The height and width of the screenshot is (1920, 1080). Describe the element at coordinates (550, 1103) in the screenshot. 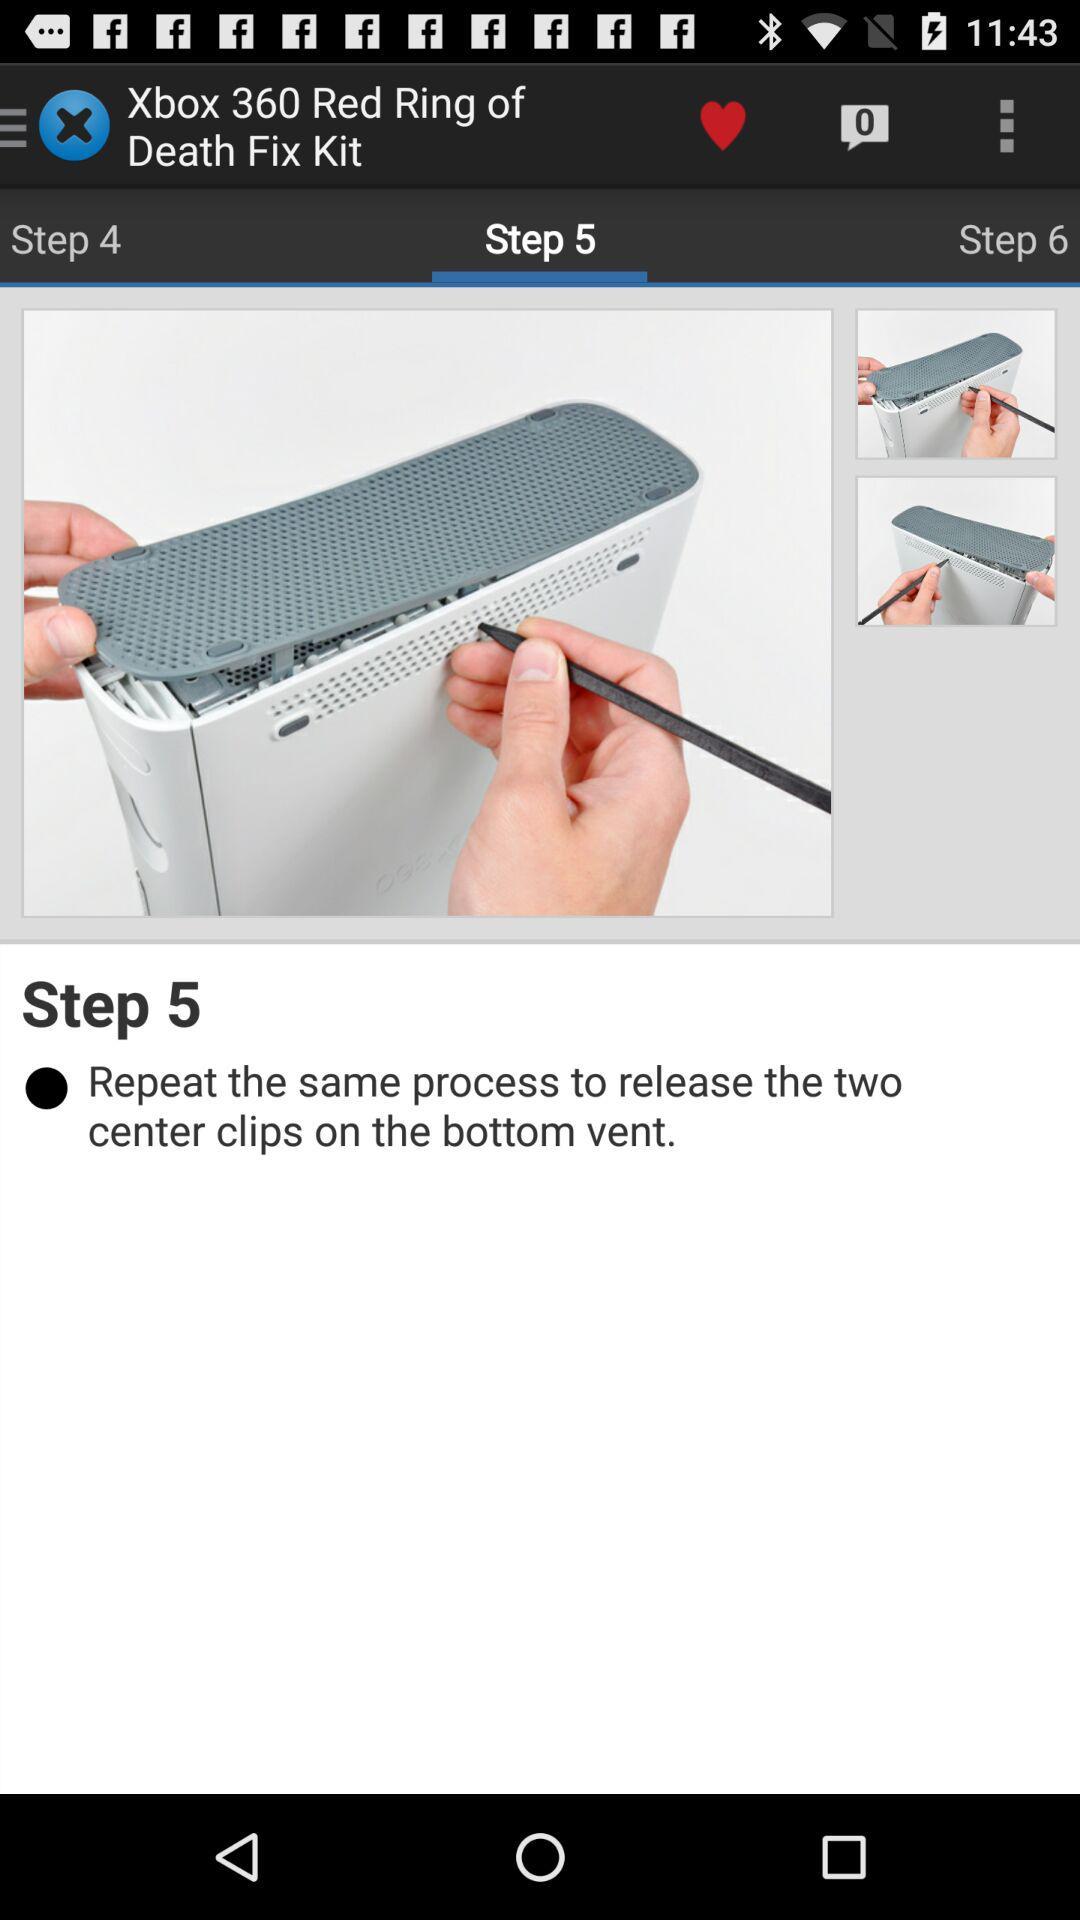

I see `repeat the same item` at that location.